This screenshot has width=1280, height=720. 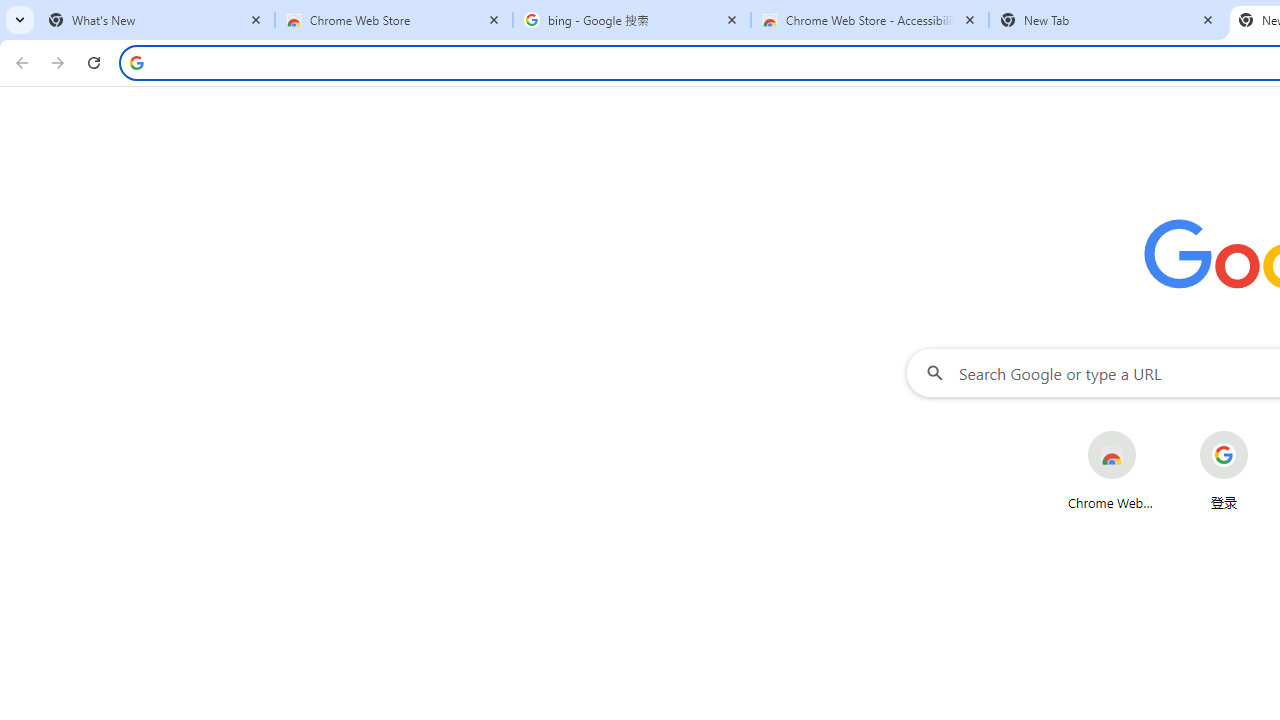 I want to click on 'More actions for Chrome Web Store shortcut', so click(x=1152, y=432).